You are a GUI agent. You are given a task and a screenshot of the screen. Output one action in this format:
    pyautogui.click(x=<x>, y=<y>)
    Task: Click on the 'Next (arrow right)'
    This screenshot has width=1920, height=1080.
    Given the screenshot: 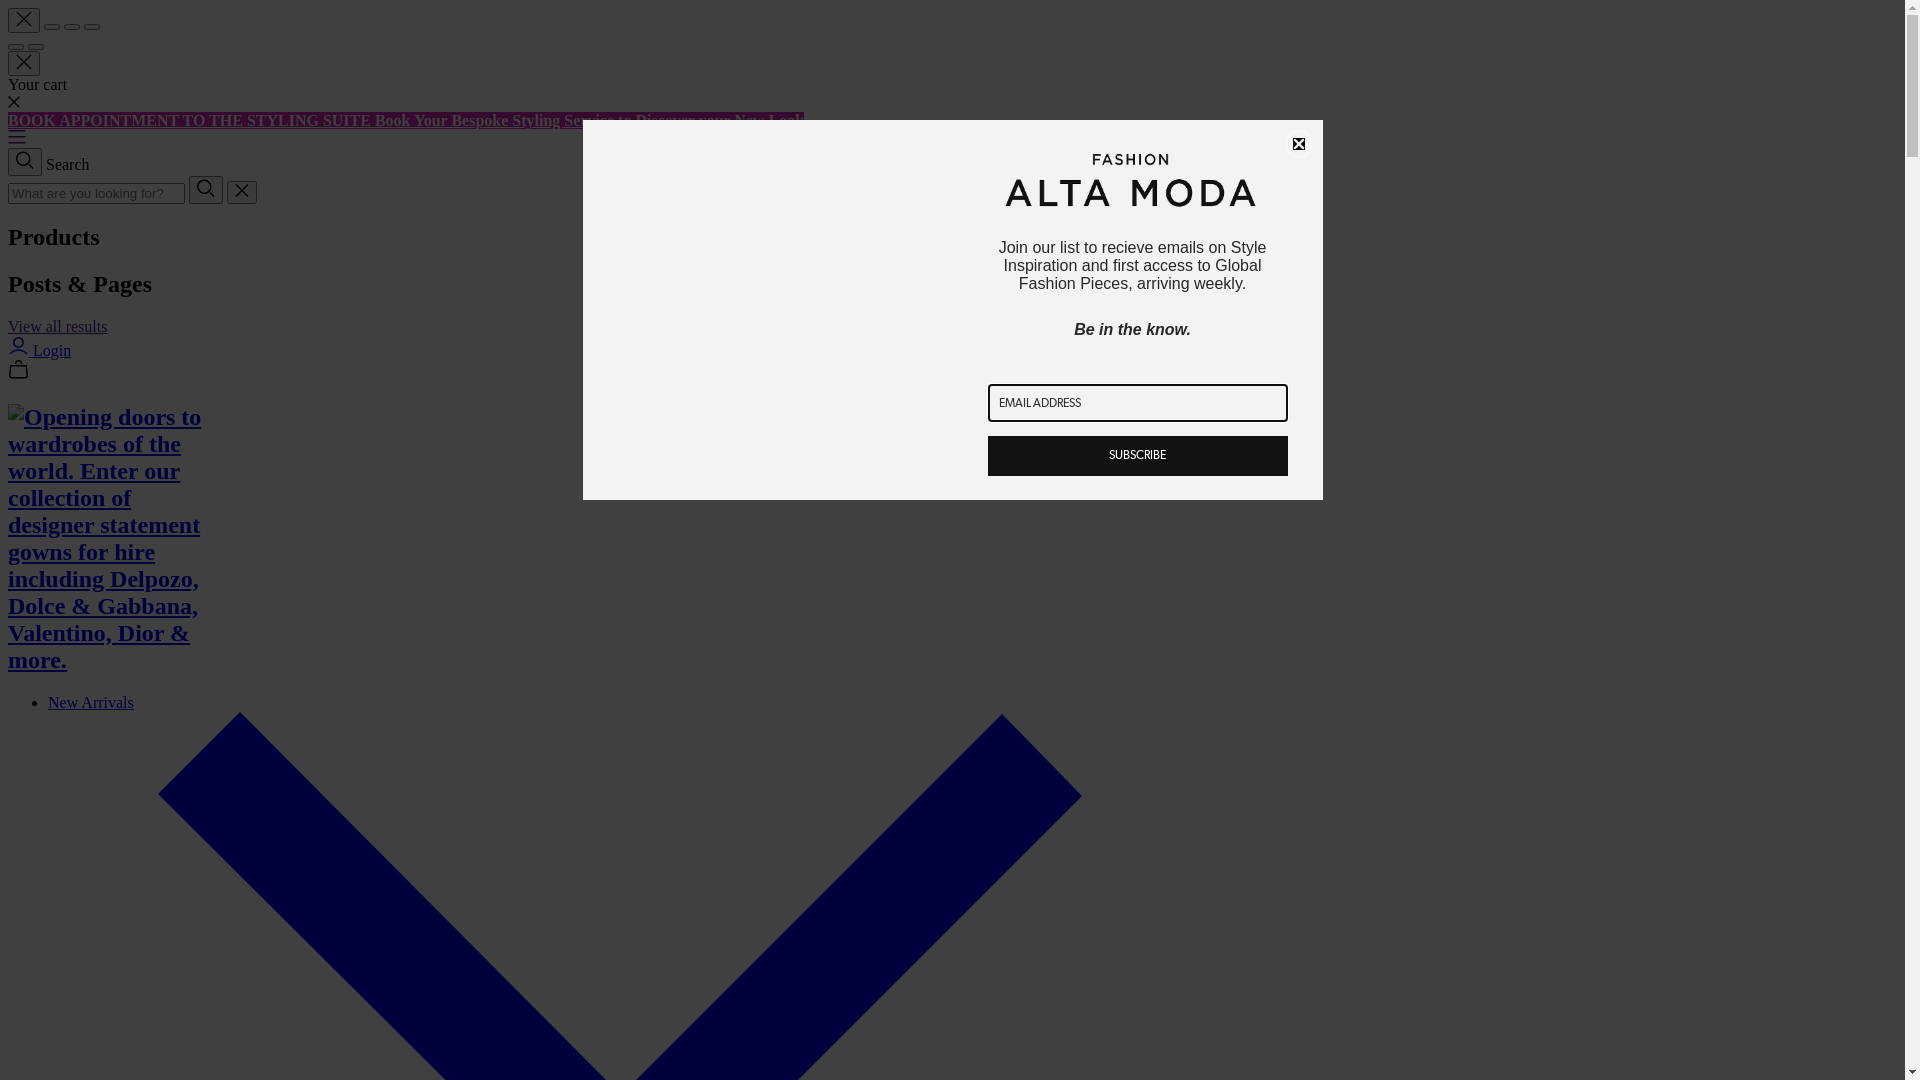 What is the action you would take?
    pyautogui.click(x=35, y=45)
    